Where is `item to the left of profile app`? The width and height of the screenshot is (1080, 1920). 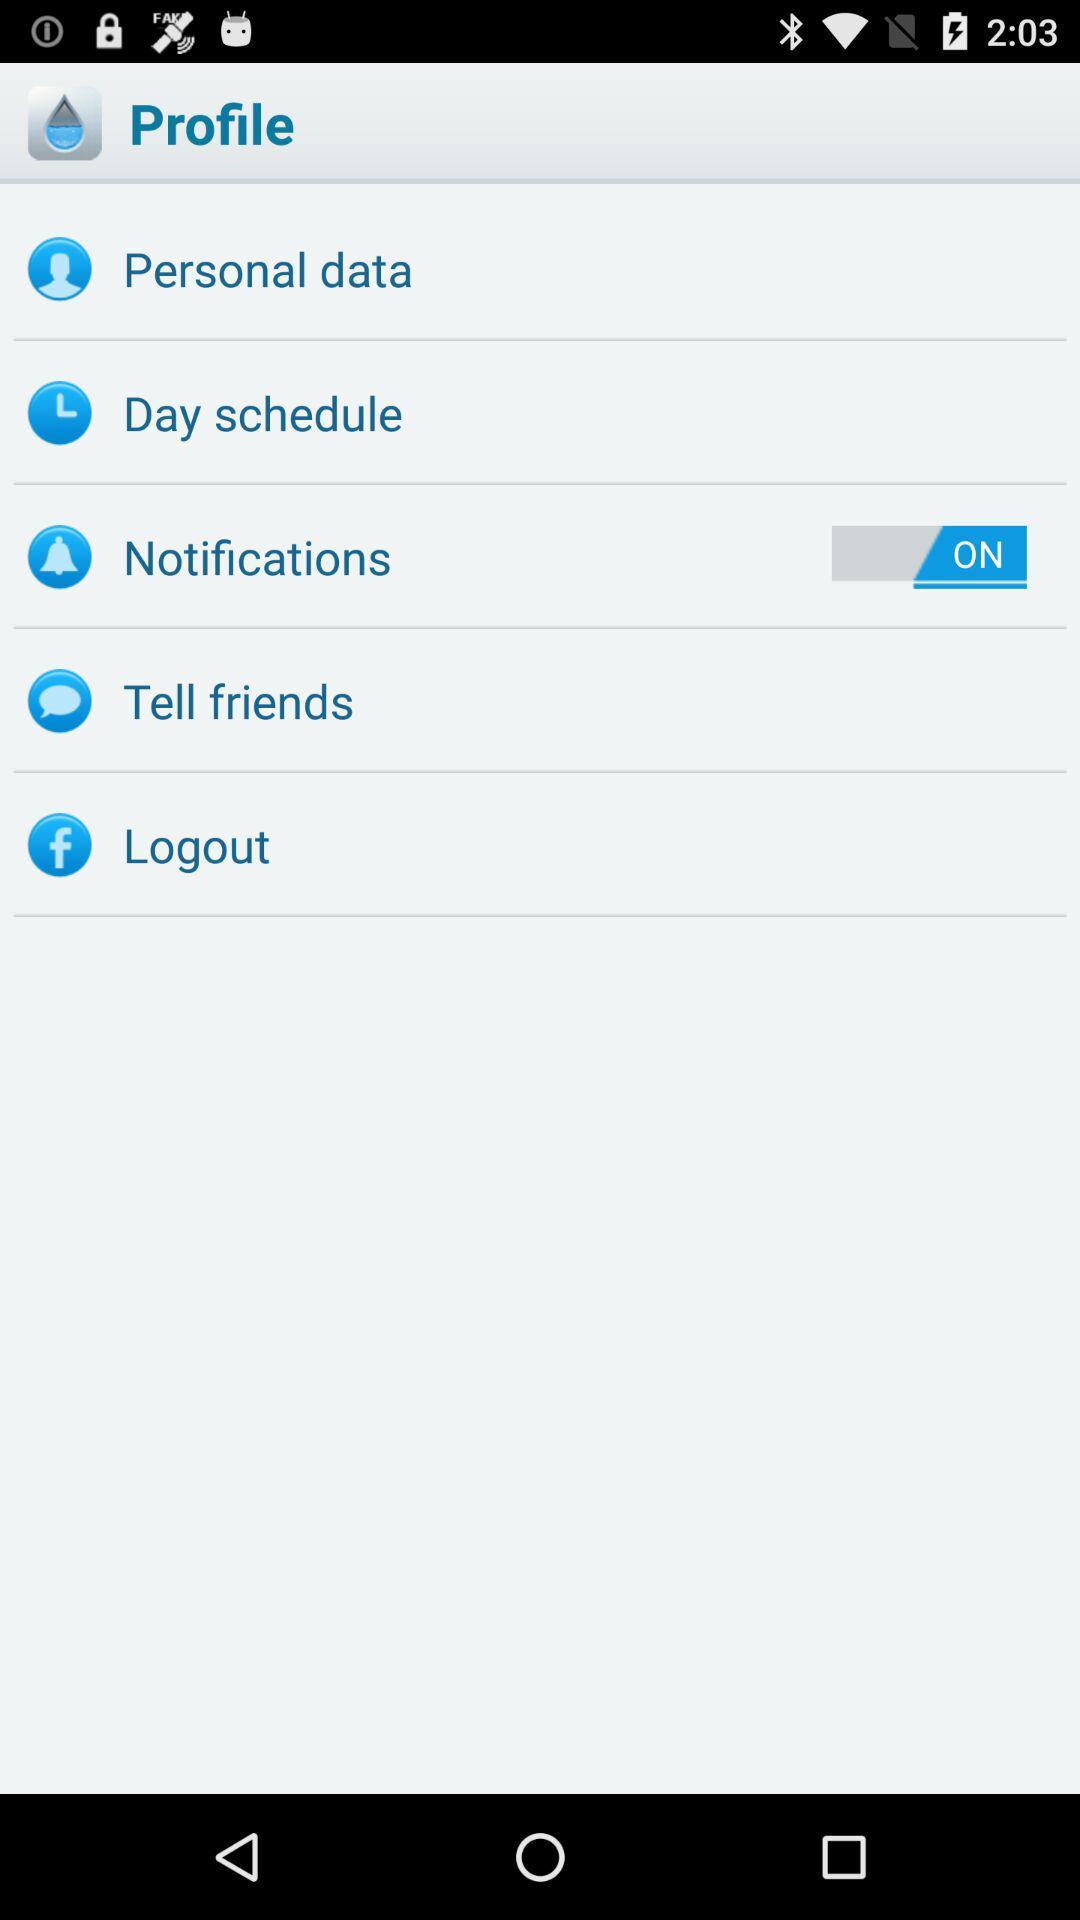
item to the left of profile app is located at coordinates (63, 122).